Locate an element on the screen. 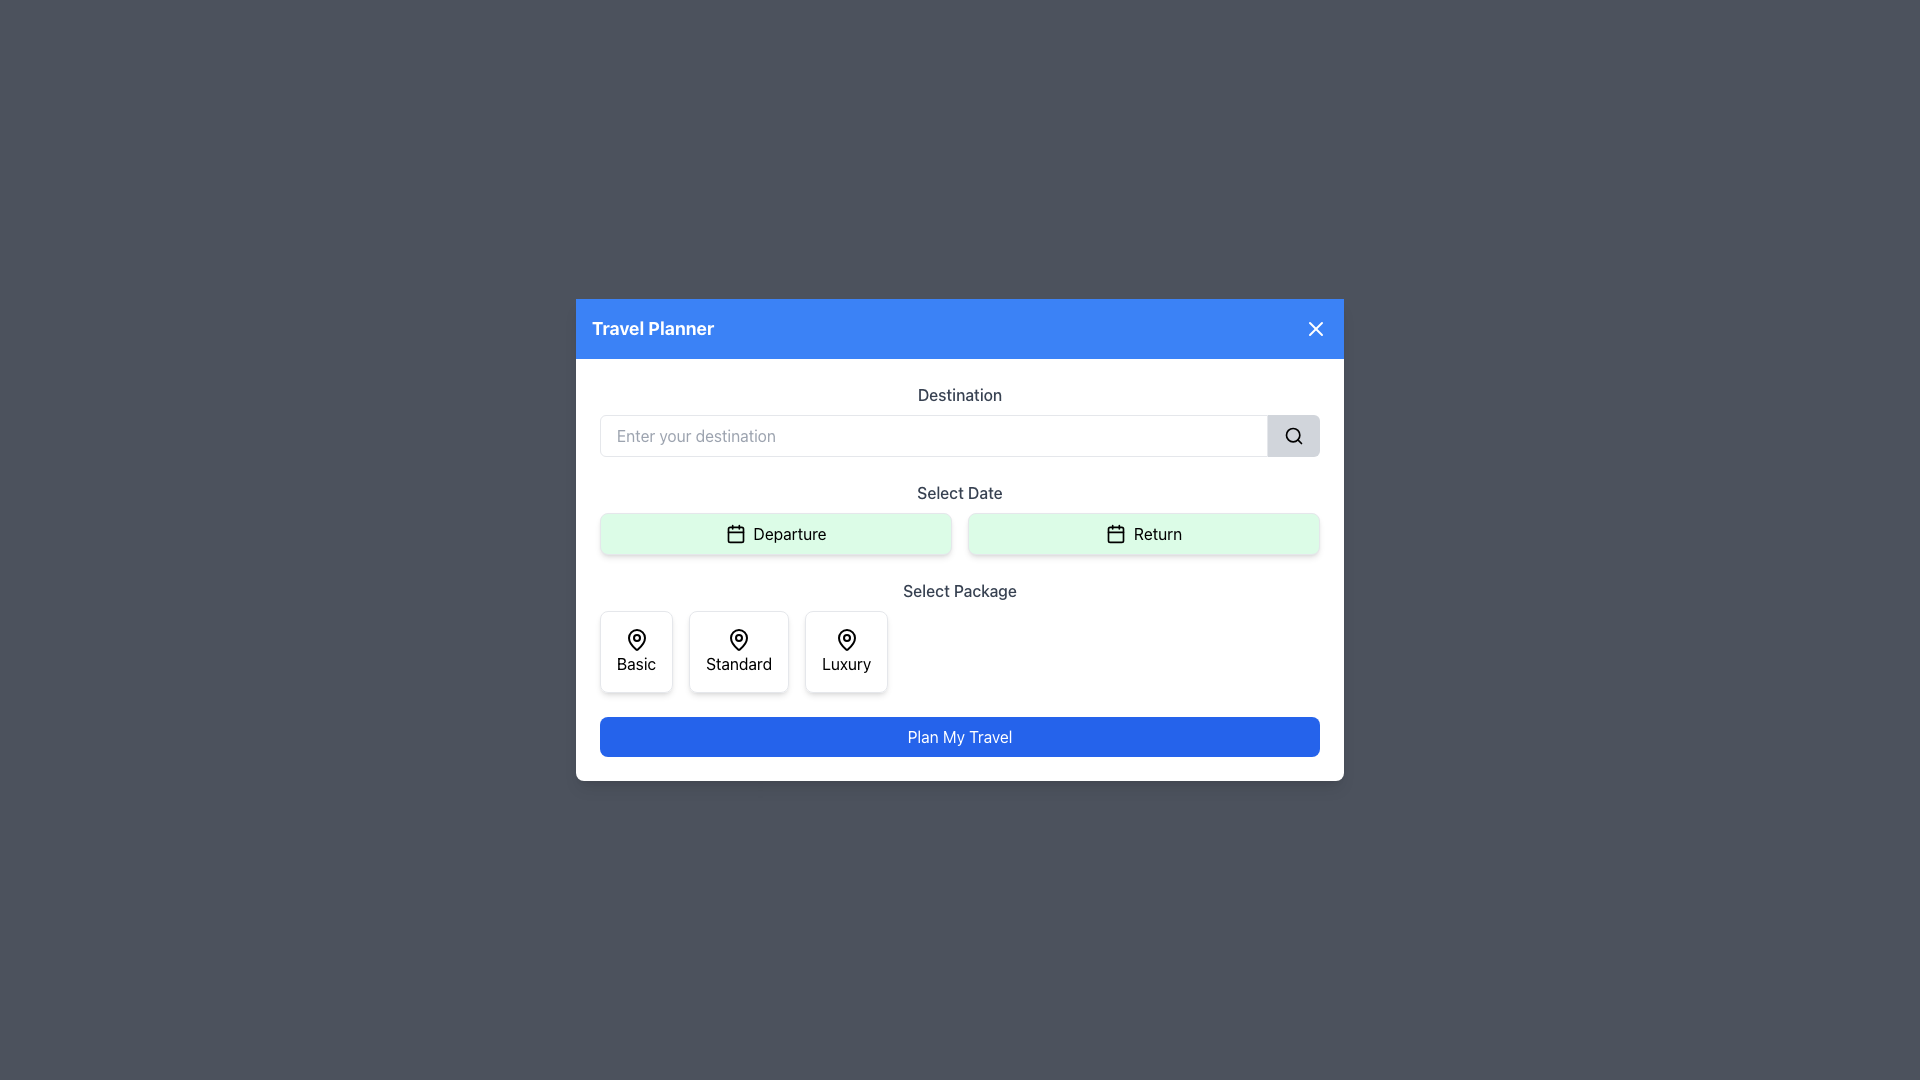 The width and height of the screenshot is (1920, 1080). the search button located immediately to the right of the 'Enter your destination' text input field, which is part of the 'Destination' input group is located at coordinates (1294, 434).